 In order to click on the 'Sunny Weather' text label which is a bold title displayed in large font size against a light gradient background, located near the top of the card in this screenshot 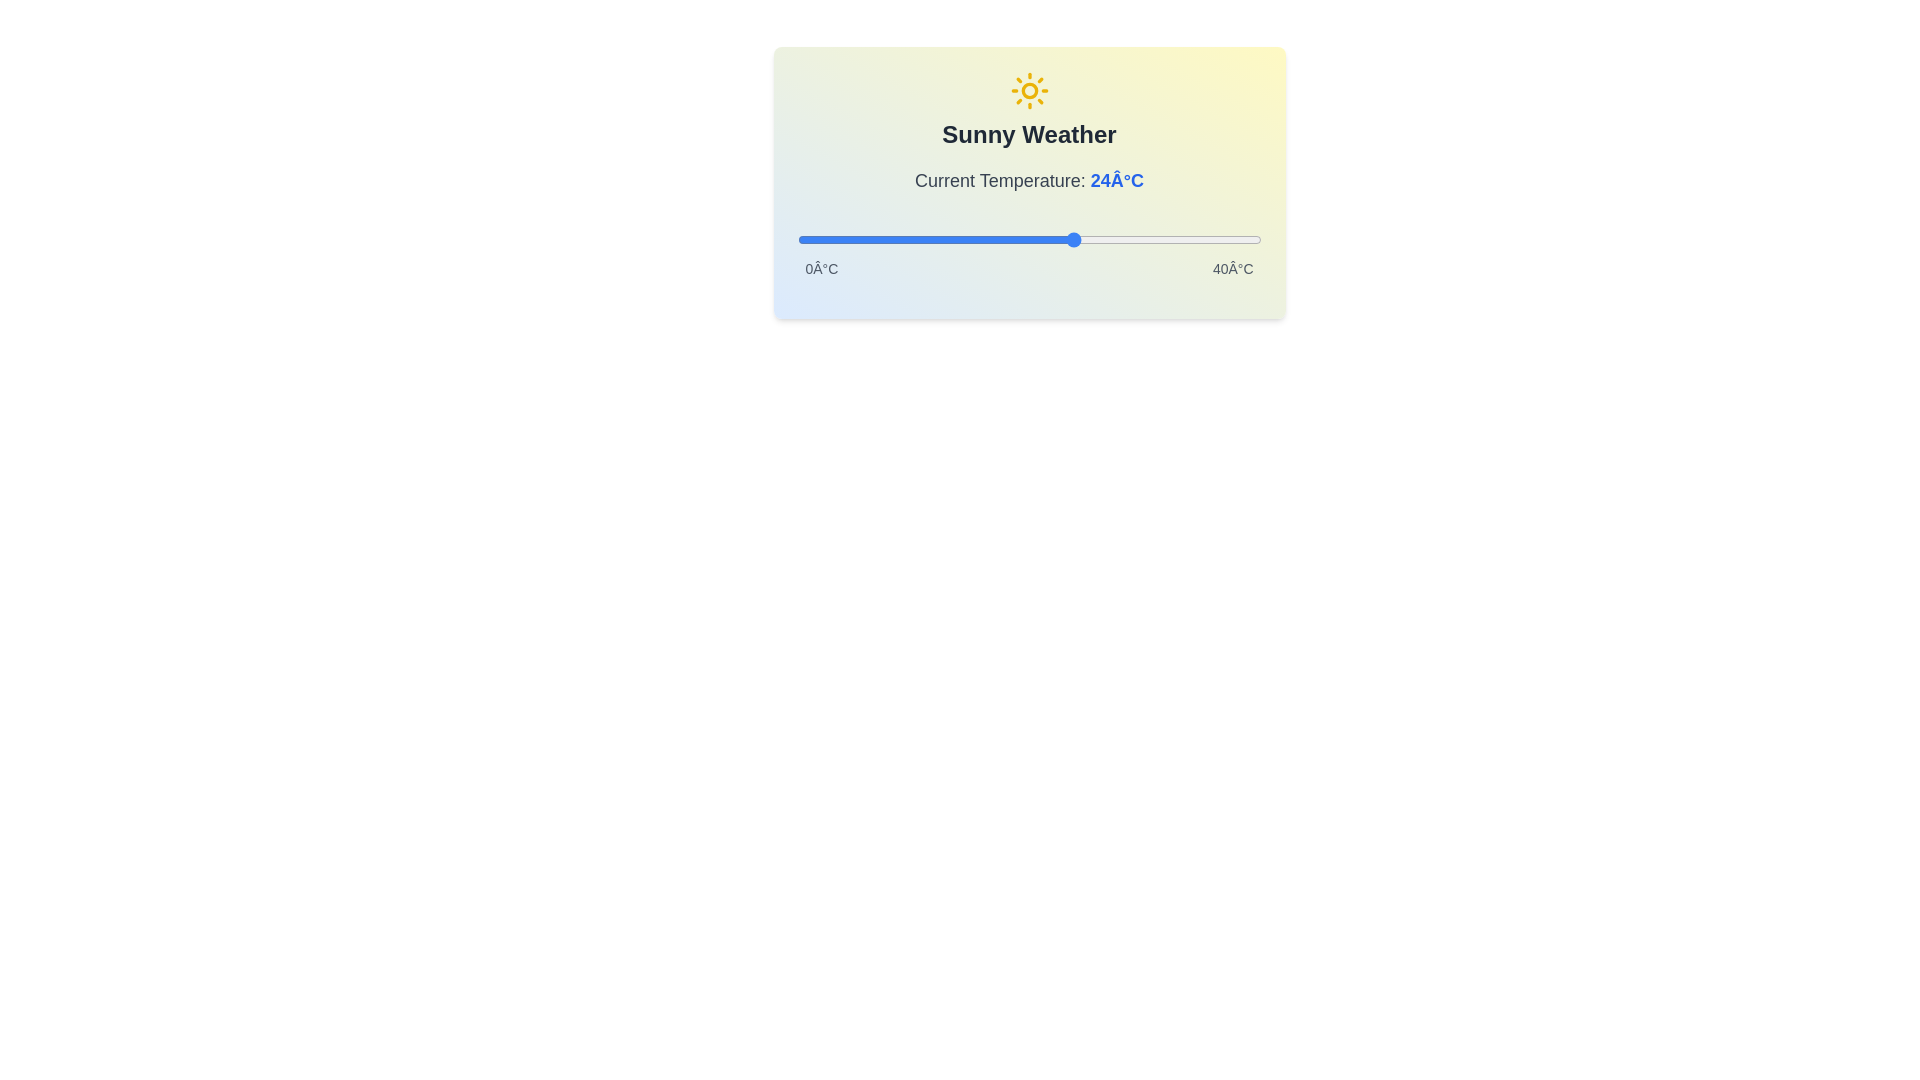, I will do `click(1029, 135)`.